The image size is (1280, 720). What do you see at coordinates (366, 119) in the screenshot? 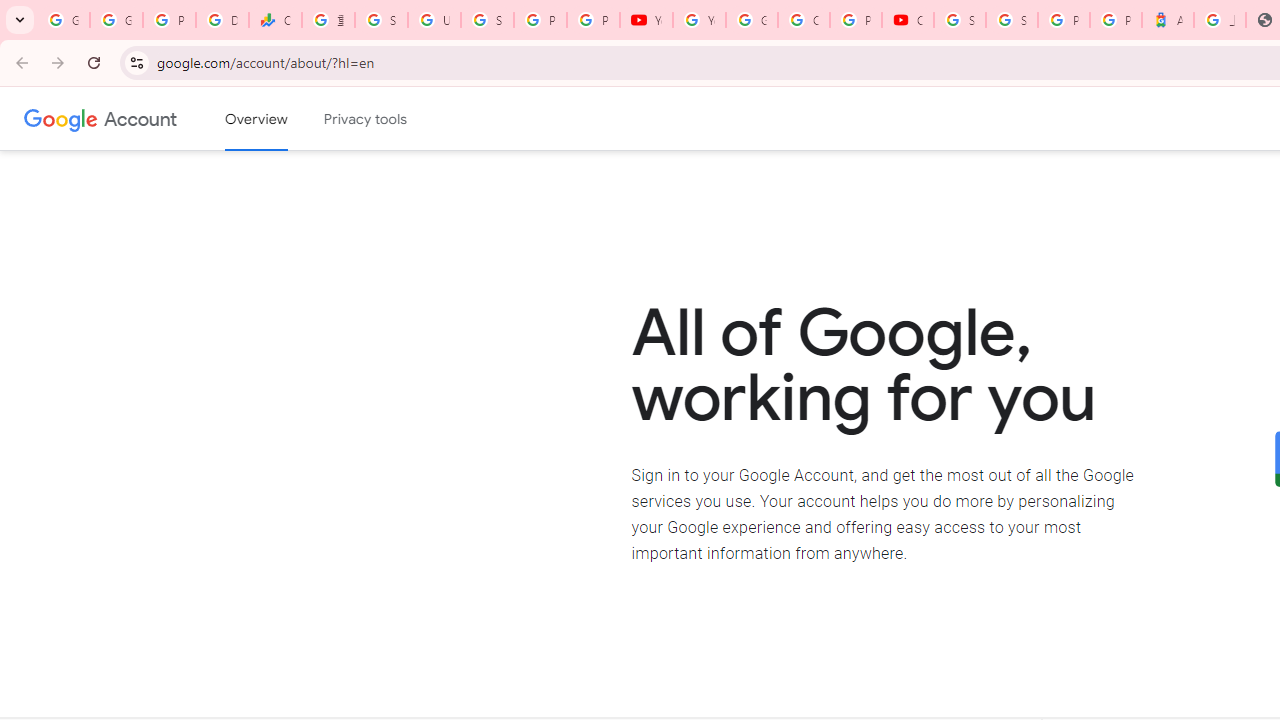
I see `'Privacy tools'` at bounding box center [366, 119].